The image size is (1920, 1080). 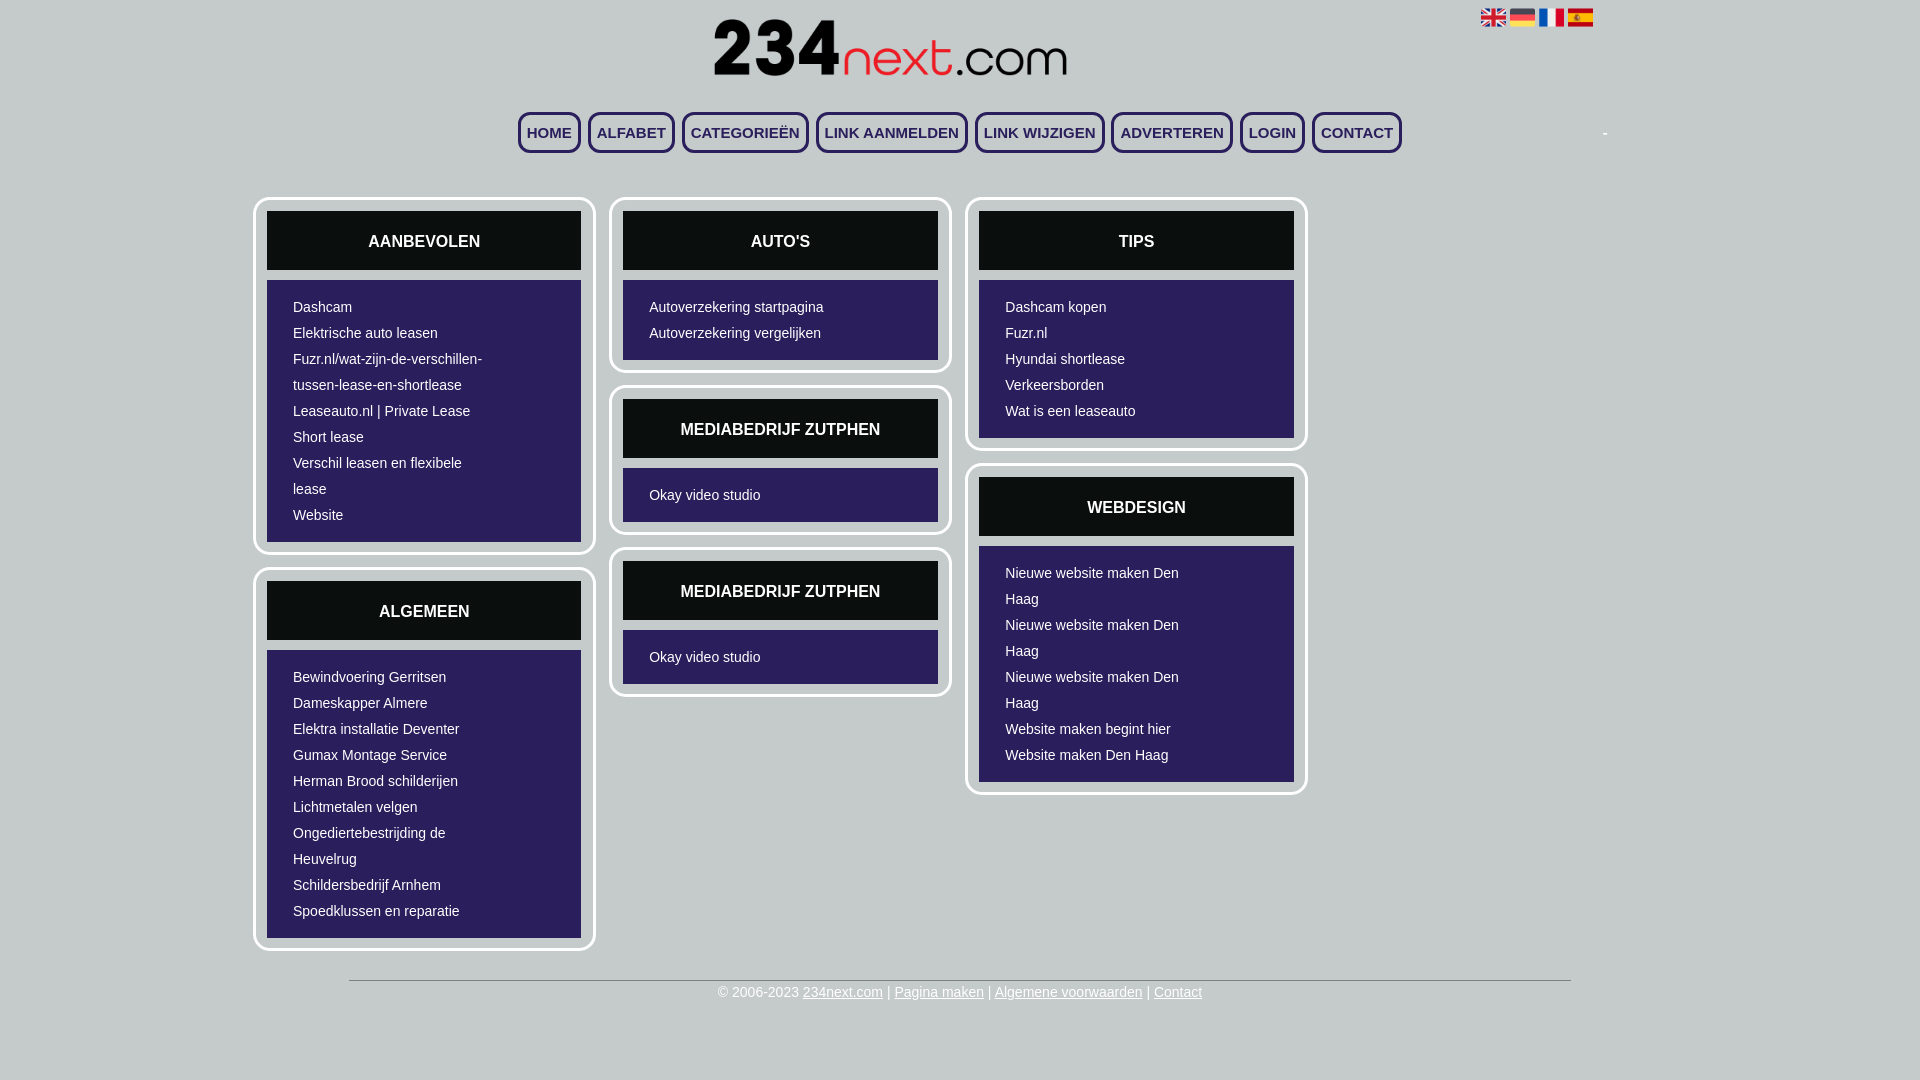 What do you see at coordinates (802, 991) in the screenshot?
I see `'234next.com'` at bounding box center [802, 991].